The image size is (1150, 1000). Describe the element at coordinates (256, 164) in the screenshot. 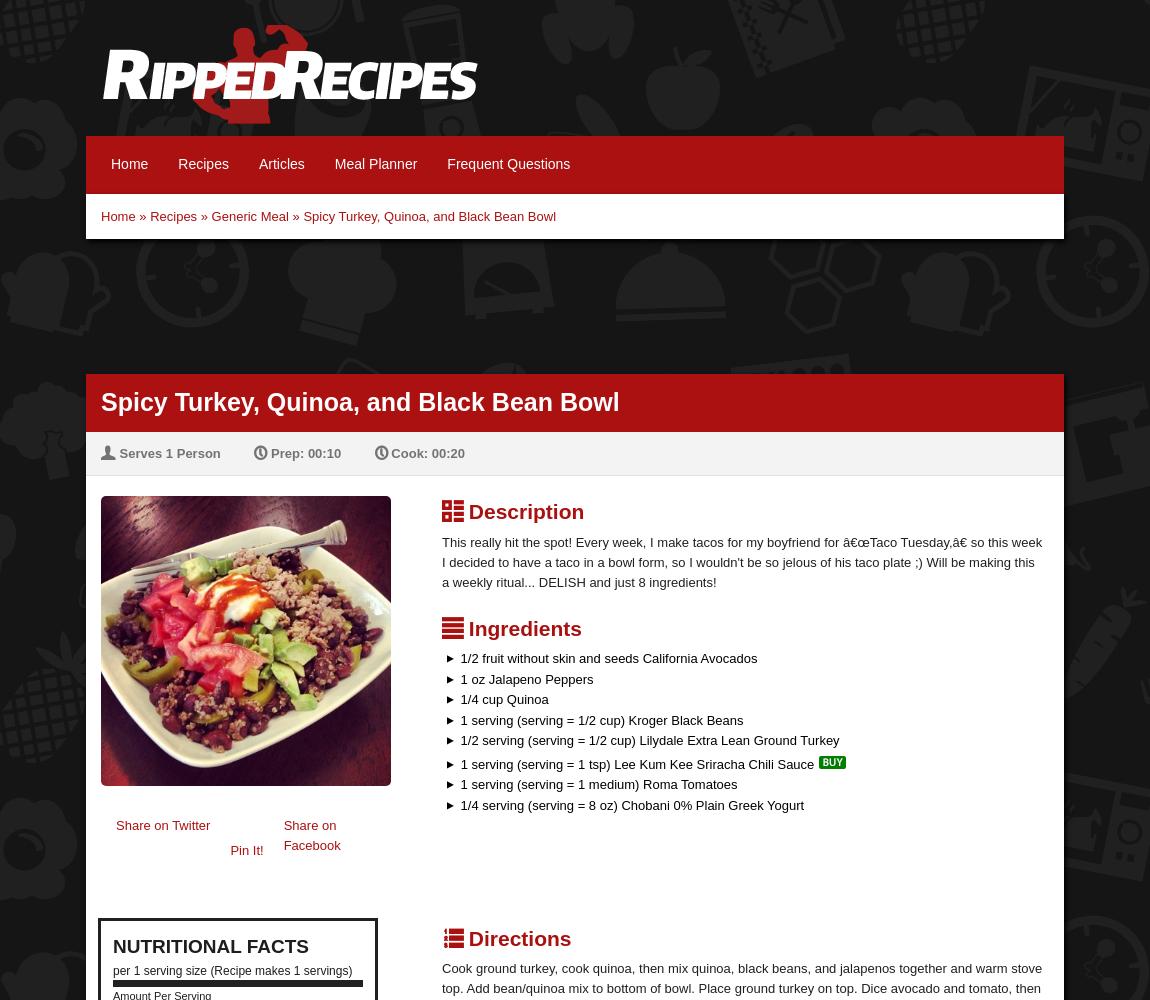

I see `'Articles'` at that location.